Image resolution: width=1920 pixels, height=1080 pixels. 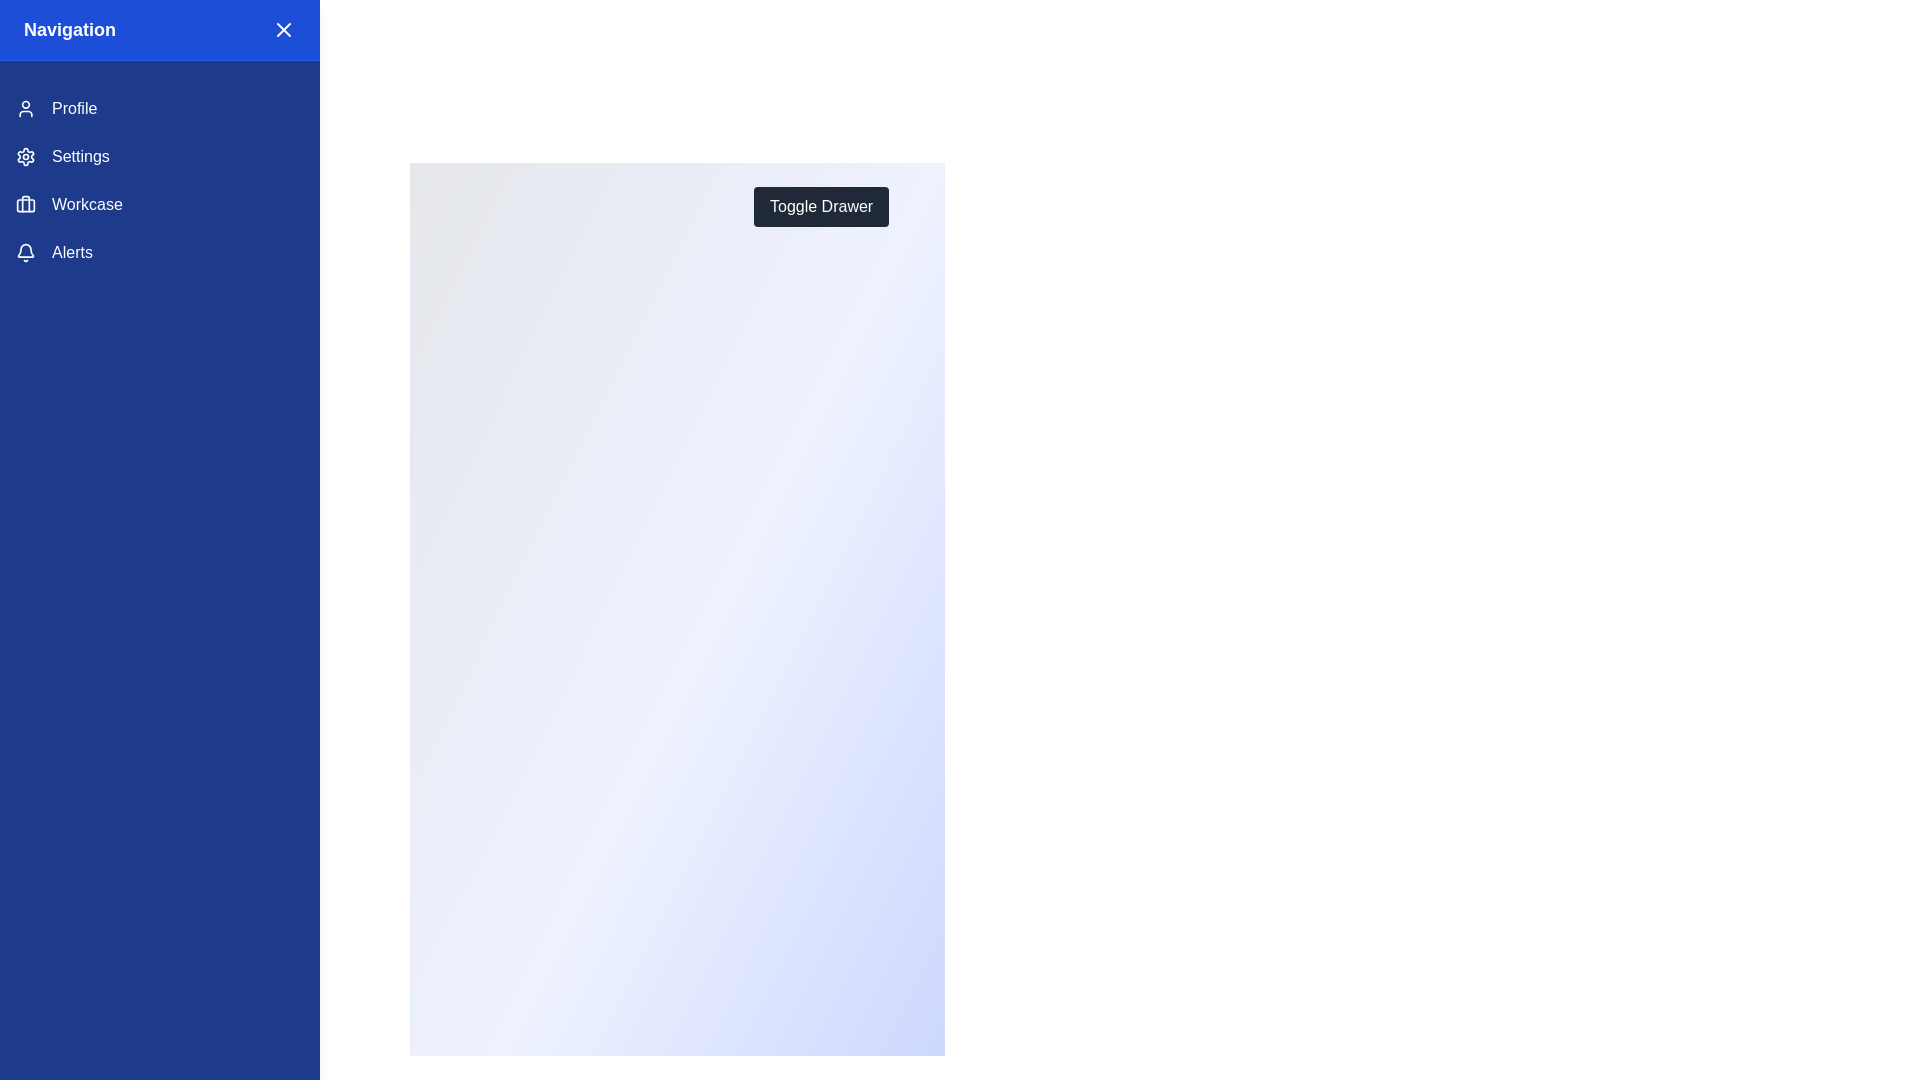 What do you see at coordinates (158, 252) in the screenshot?
I see `the menu item Alerts from the navigation drawer` at bounding box center [158, 252].